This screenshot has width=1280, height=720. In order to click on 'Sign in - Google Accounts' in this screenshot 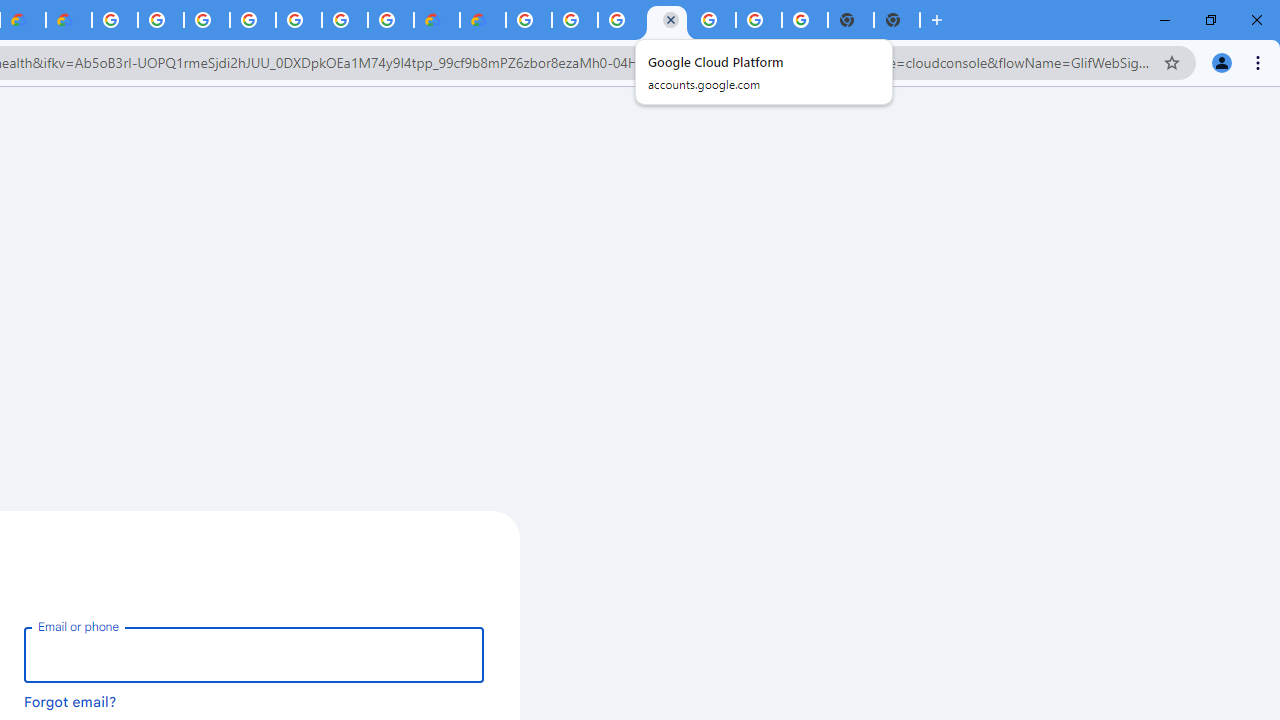, I will do `click(207, 20)`.